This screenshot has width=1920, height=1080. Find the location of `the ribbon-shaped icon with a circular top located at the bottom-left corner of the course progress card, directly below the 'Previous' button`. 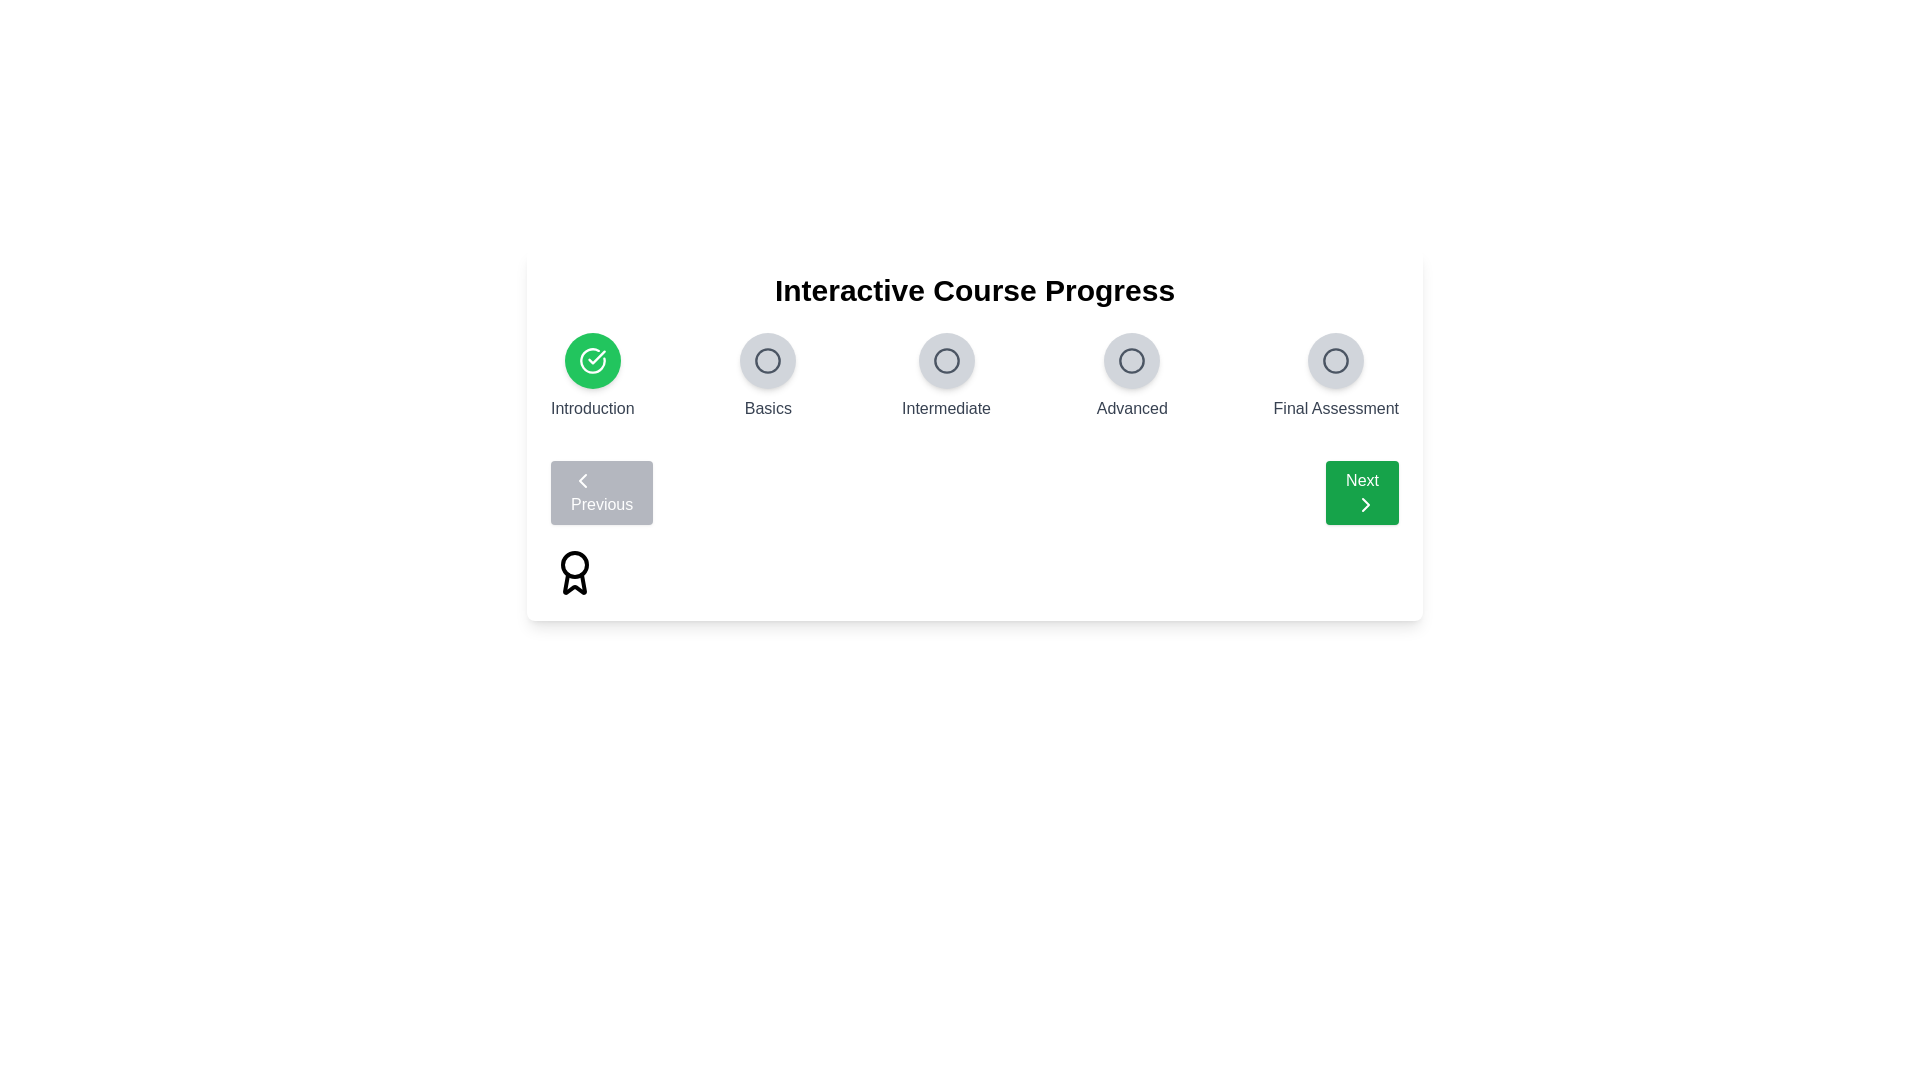

the ribbon-shaped icon with a circular top located at the bottom-left corner of the course progress card, directly below the 'Previous' button is located at coordinates (574, 573).